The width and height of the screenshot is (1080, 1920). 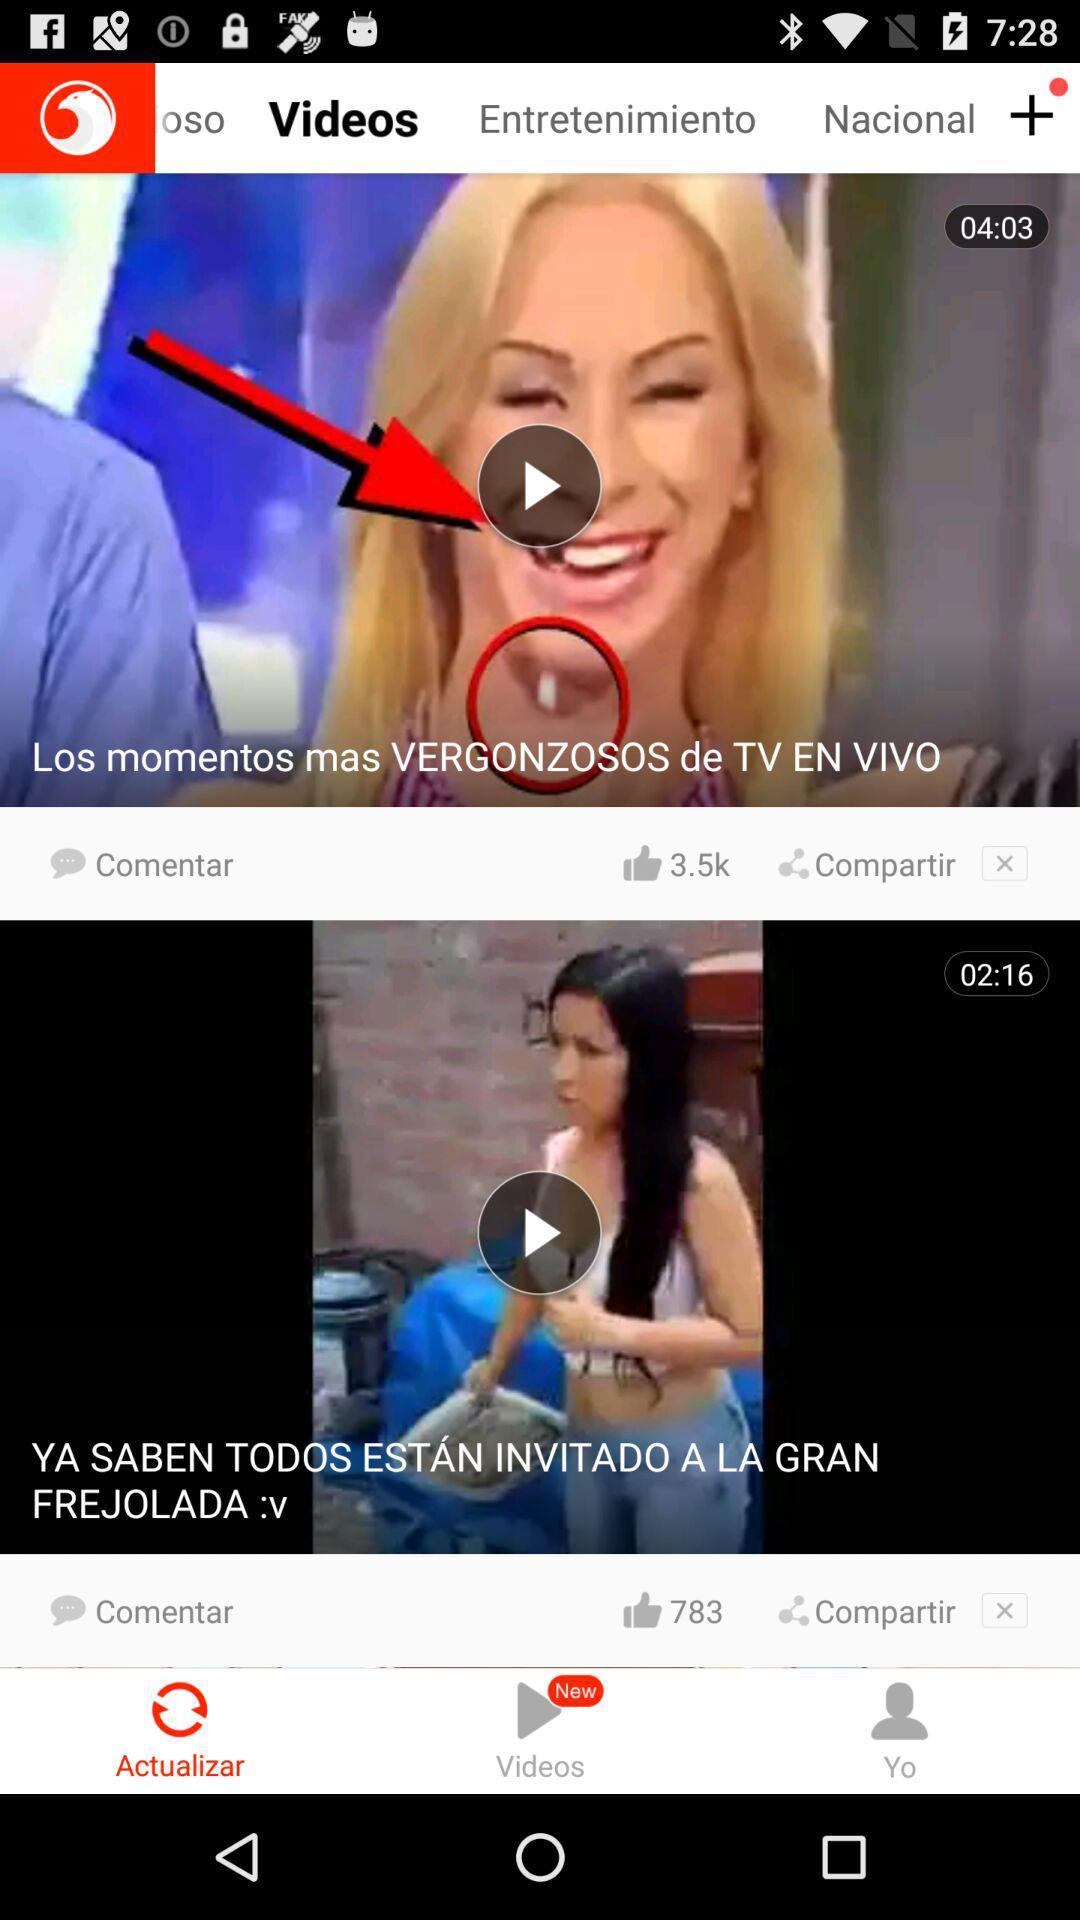 What do you see at coordinates (1004, 1610) in the screenshot?
I see `exit area` at bounding box center [1004, 1610].